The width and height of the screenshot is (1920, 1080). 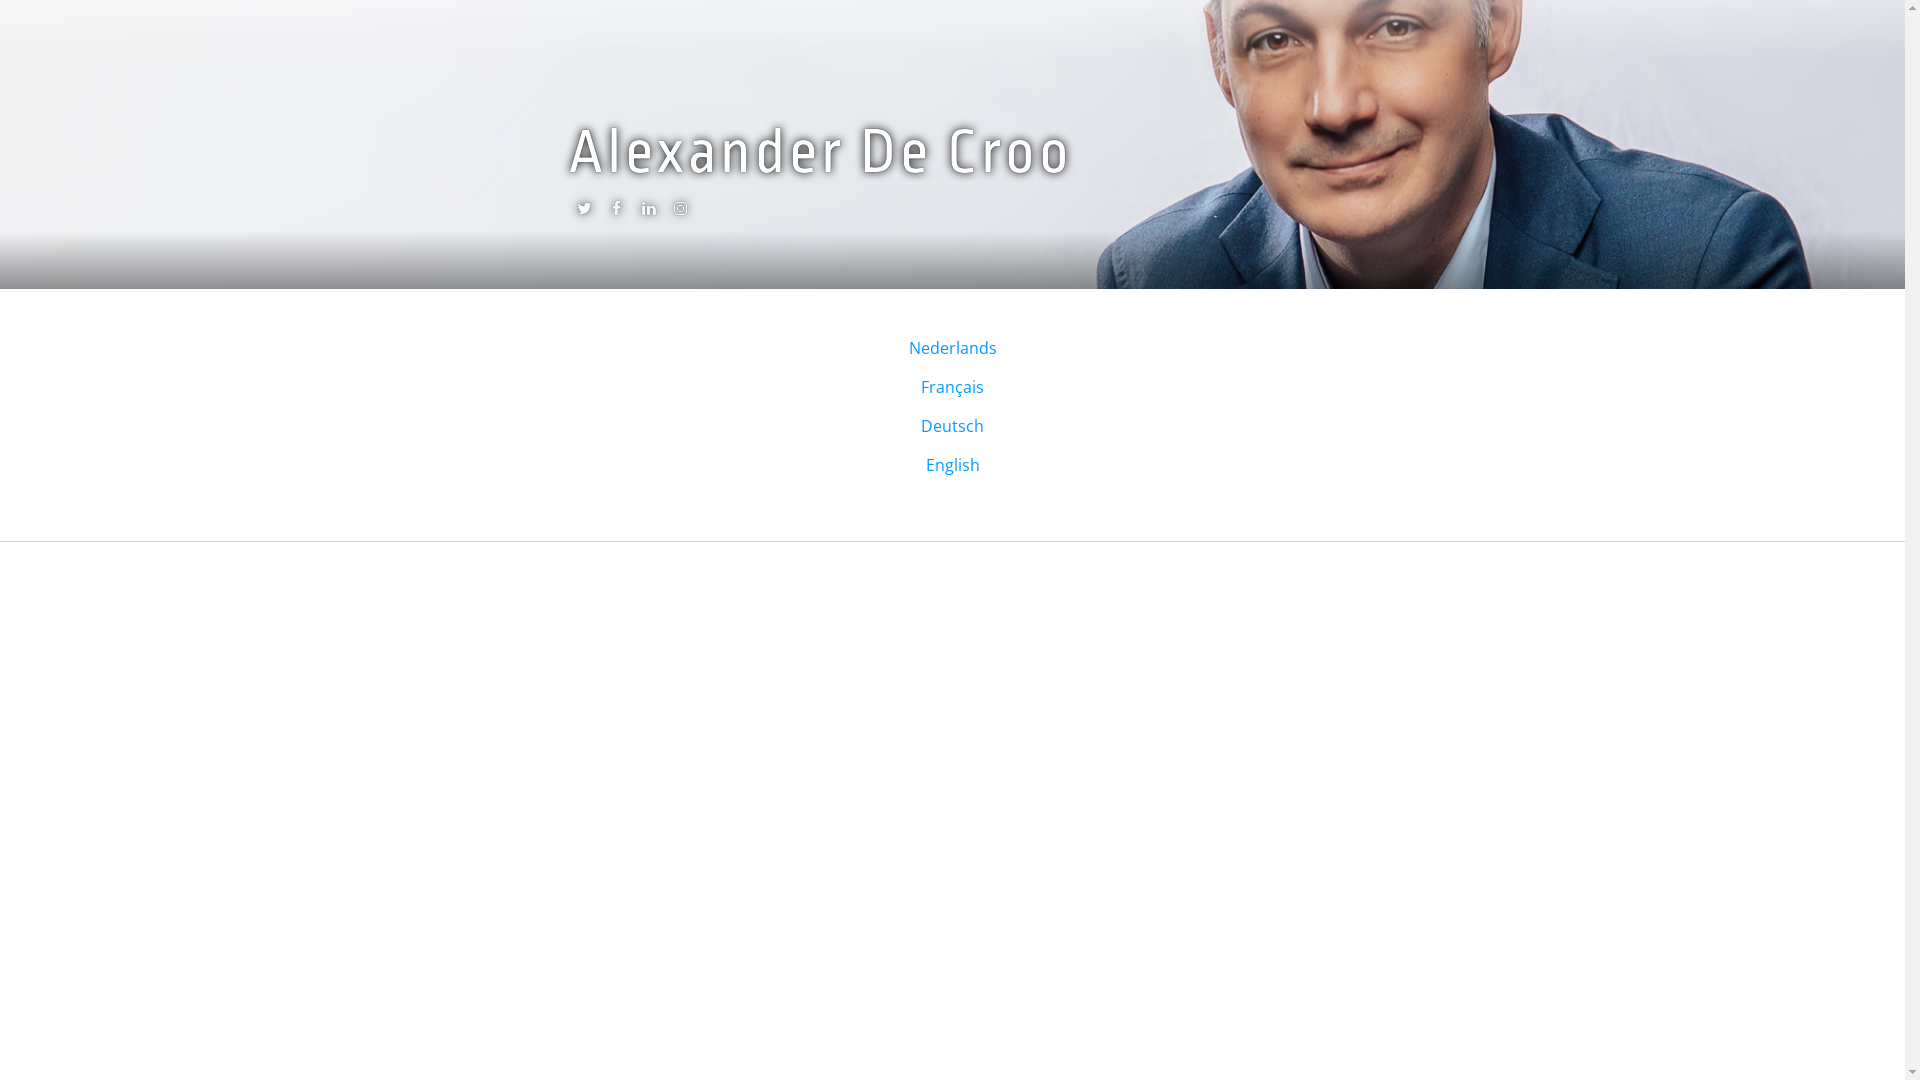 I want to click on 'instagram', so click(x=680, y=212).